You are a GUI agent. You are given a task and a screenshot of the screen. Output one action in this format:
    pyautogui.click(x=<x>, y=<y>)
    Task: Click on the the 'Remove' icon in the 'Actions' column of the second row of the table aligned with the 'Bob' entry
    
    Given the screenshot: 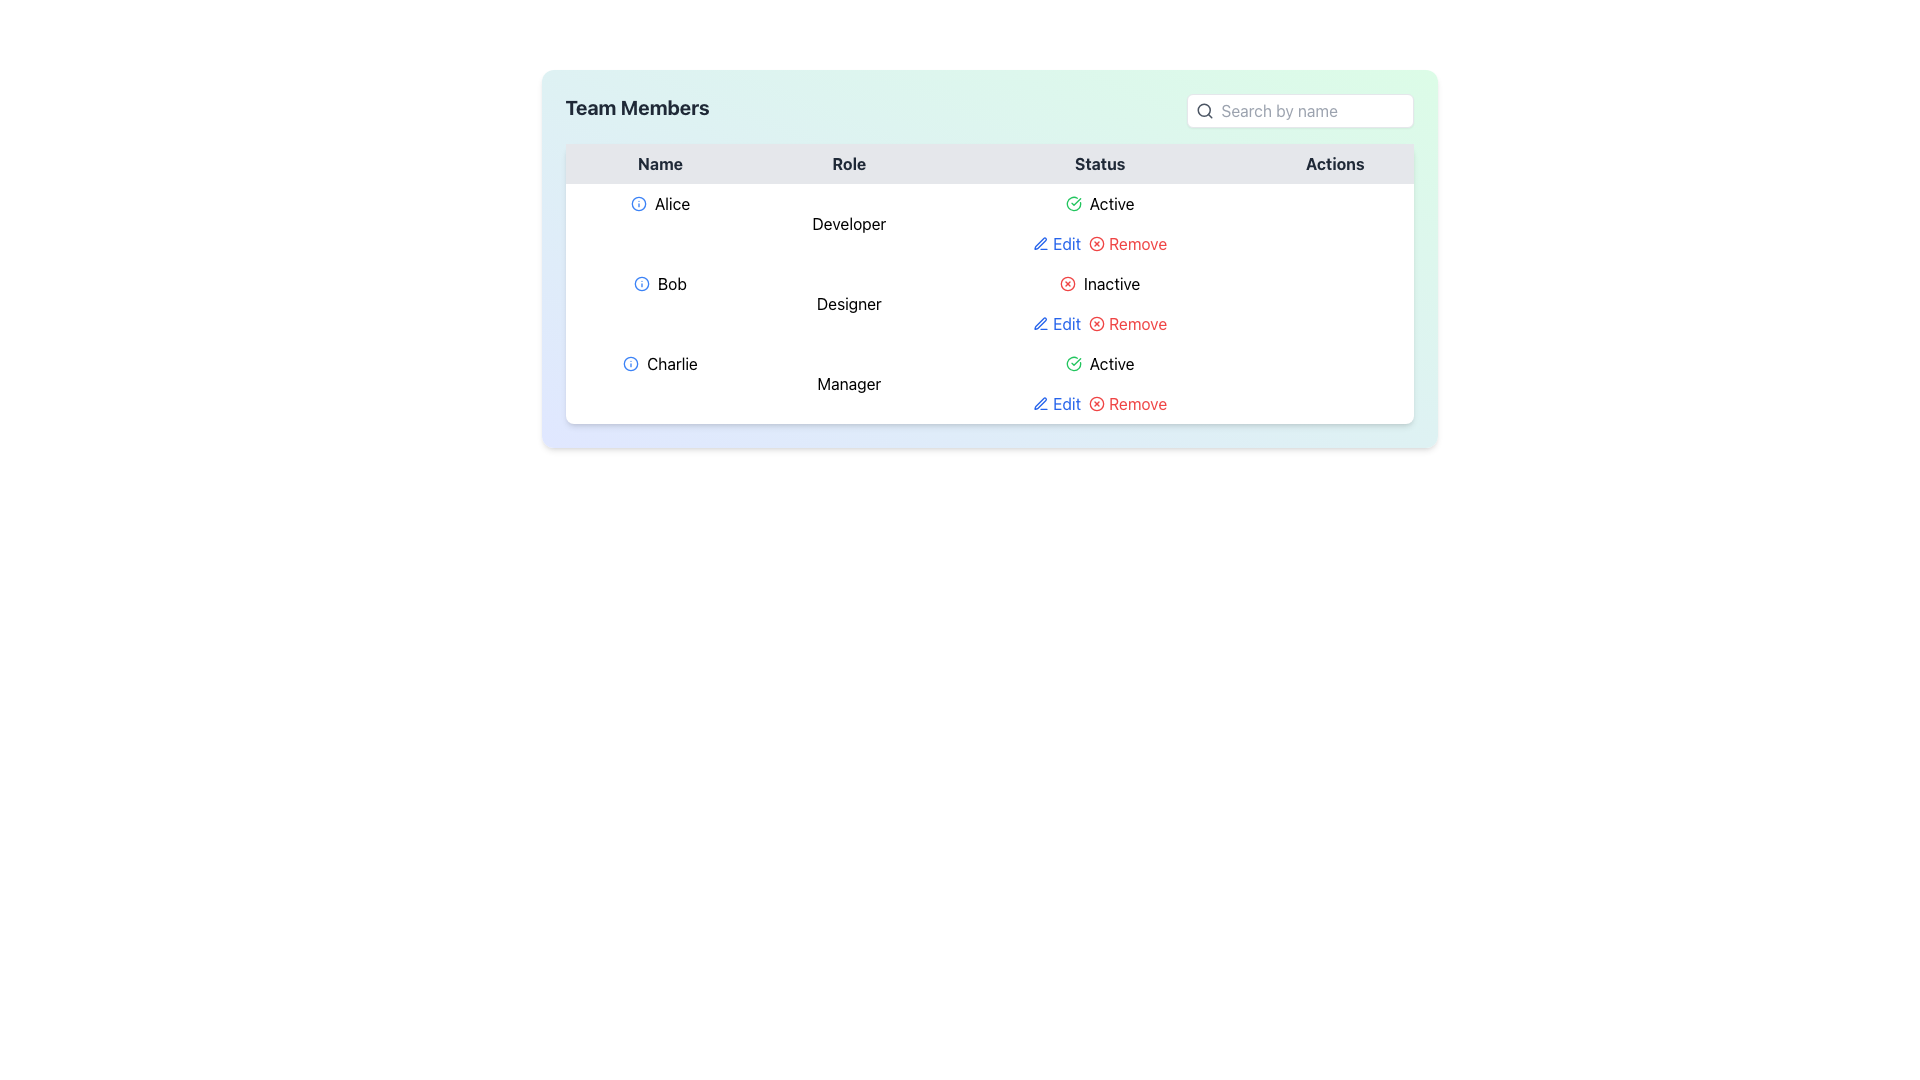 What is the action you would take?
    pyautogui.click(x=1096, y=323)
    